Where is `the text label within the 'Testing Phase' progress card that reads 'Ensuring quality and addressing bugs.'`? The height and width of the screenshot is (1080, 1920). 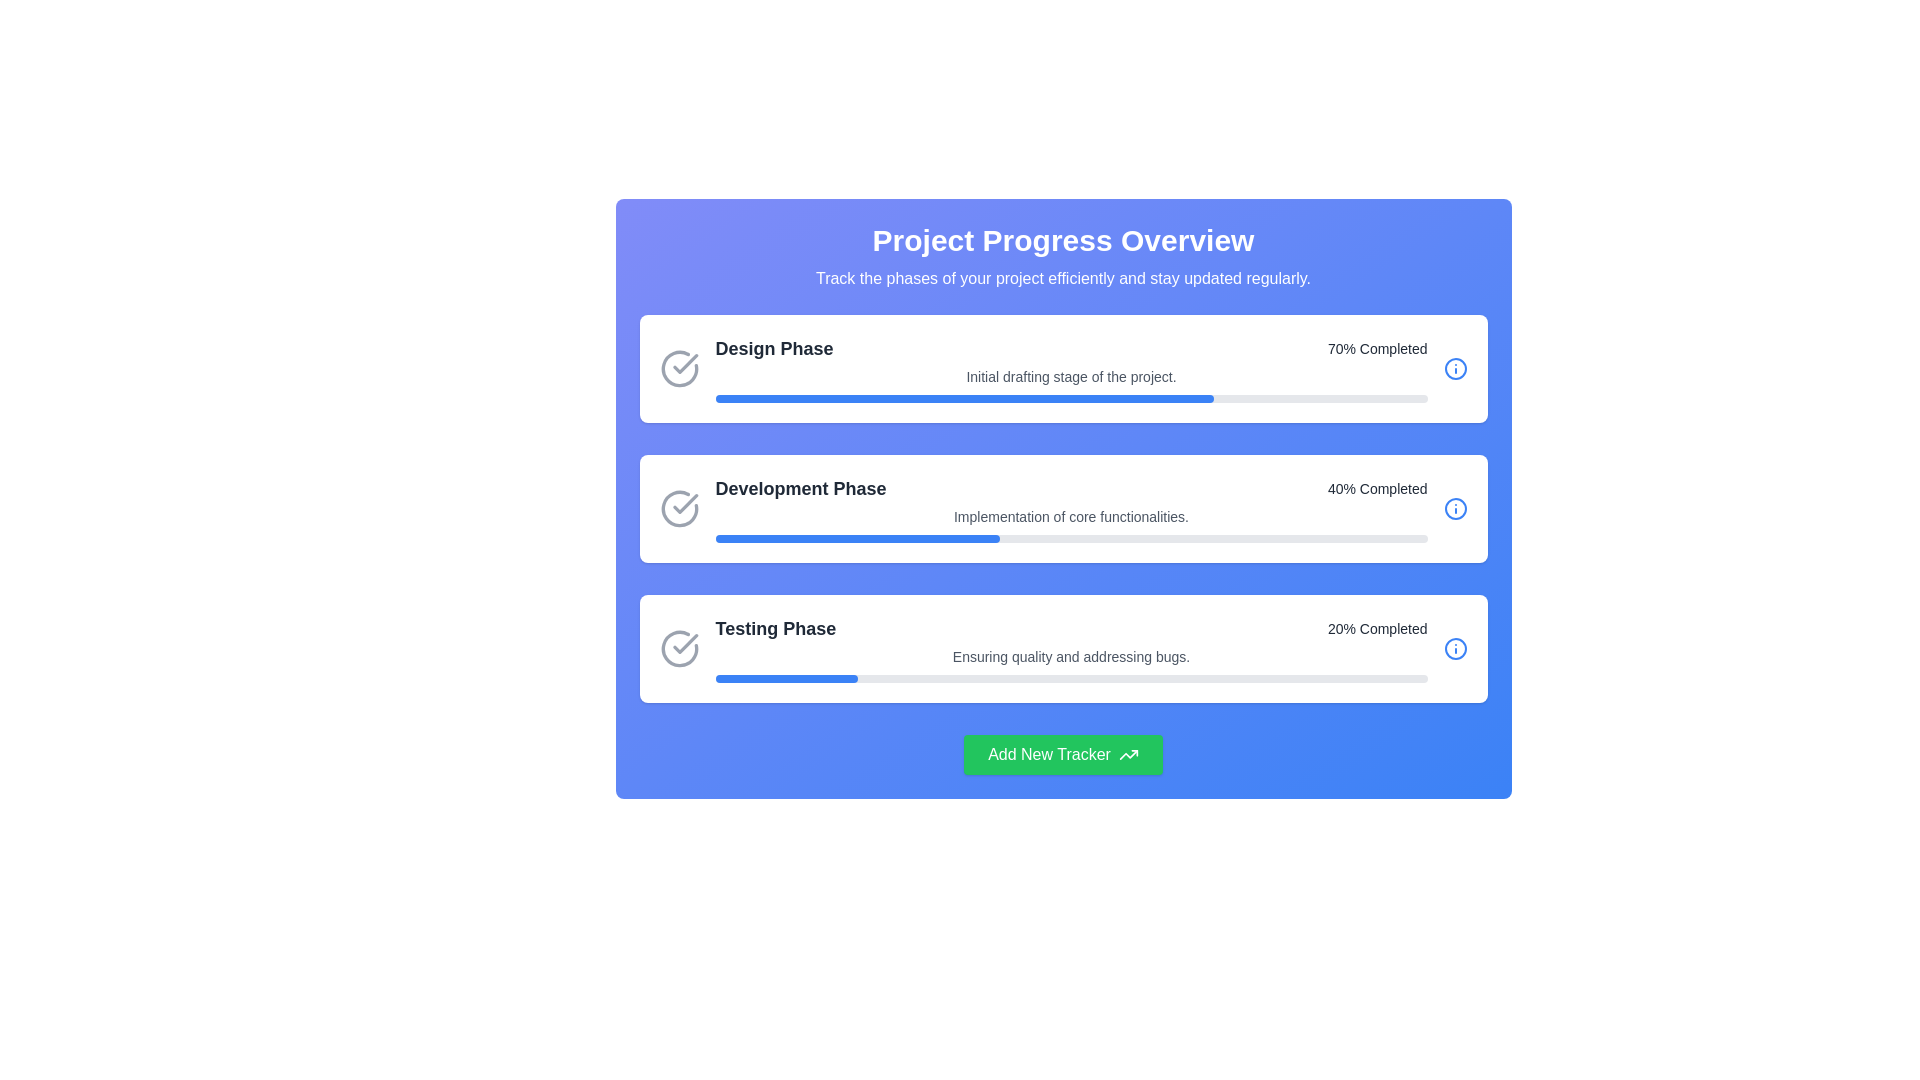
the text label within the 'Testing Phase' progress card that reads 'Ensuring quality and addressing bugs.' is located at coordinates (1070, 648).